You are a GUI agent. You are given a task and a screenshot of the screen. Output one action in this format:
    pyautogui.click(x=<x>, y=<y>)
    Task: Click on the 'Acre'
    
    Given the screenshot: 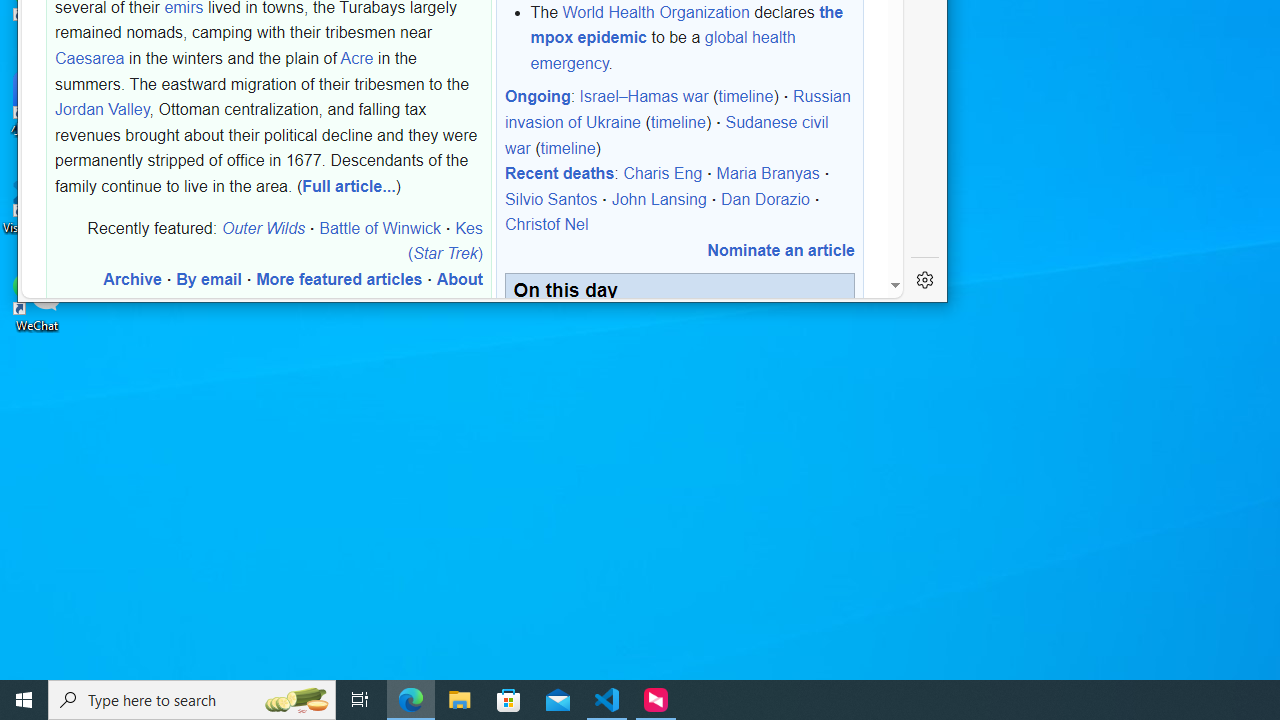 What is the action you would take?
    pyautogui.click(x=357, y=57)
    